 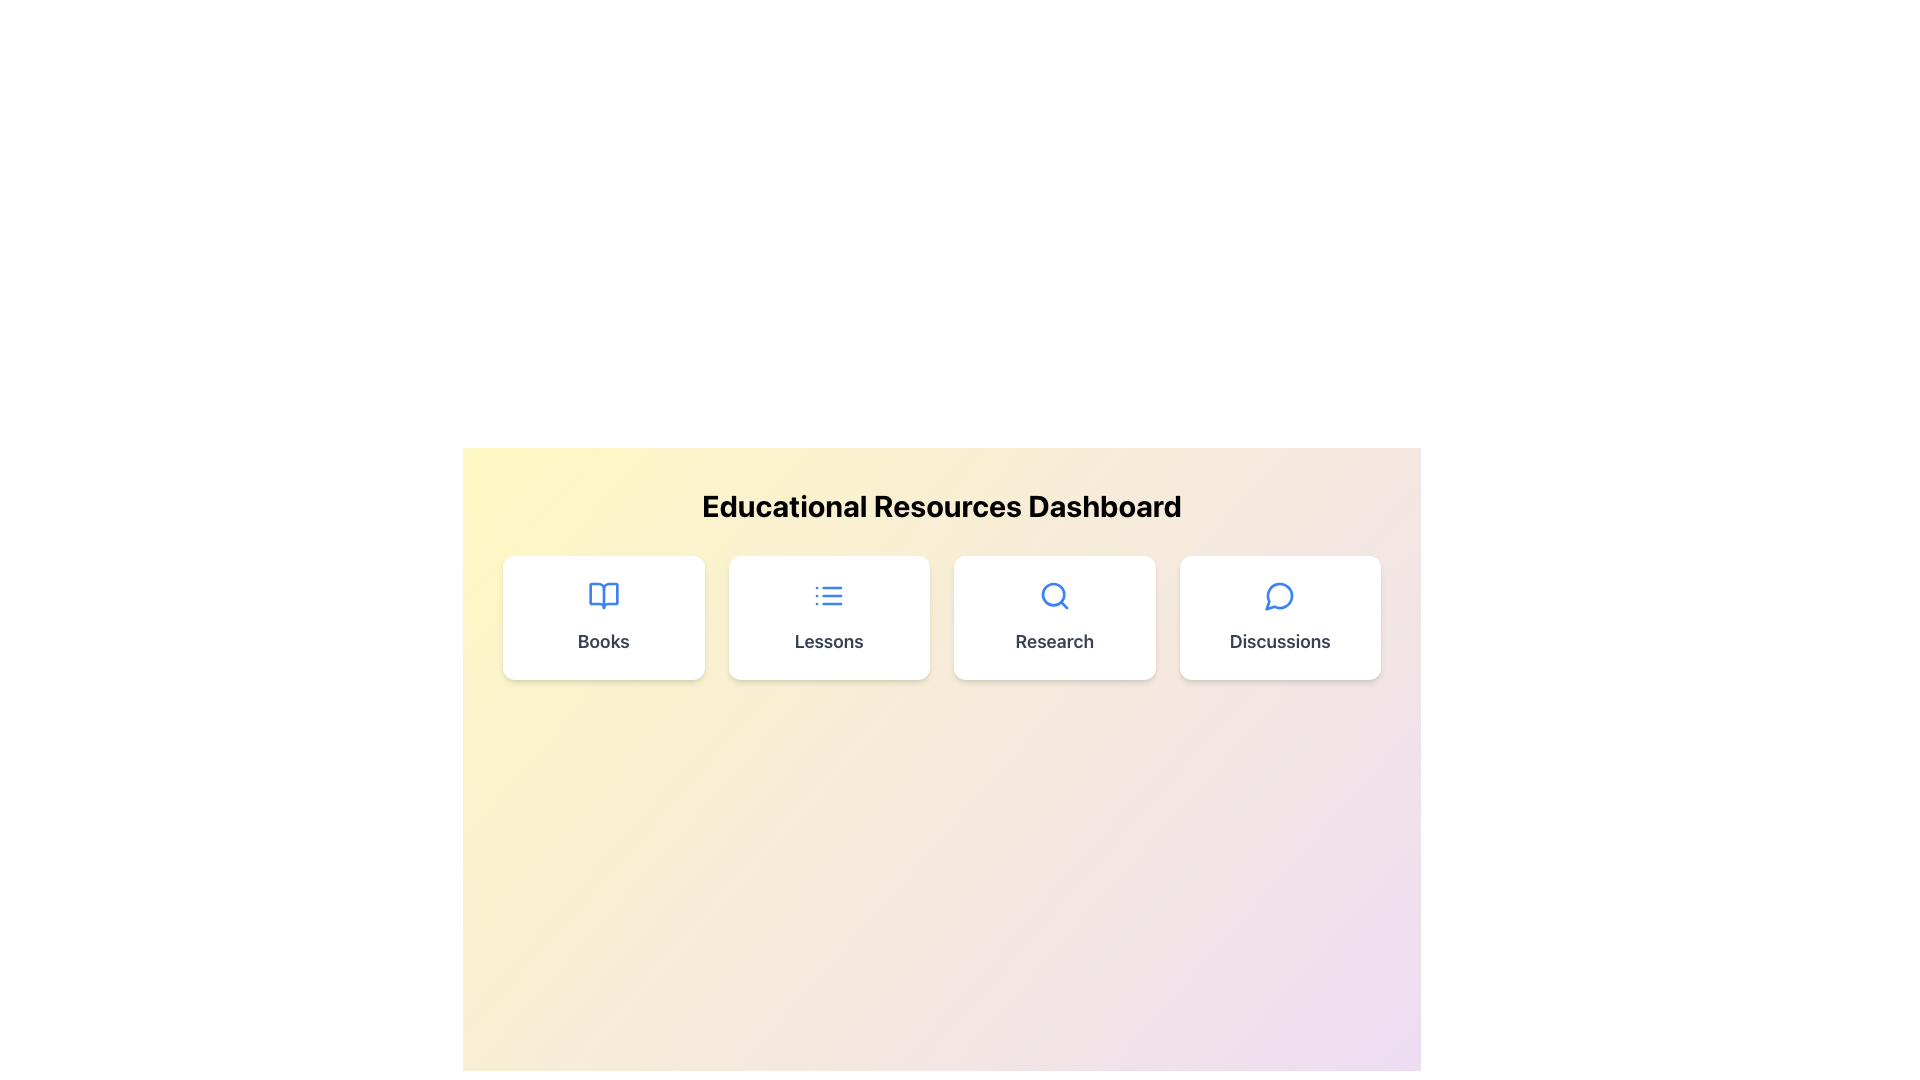 What do you see at coordinates (1280, 595) in the screenshot?
I see `the message bubble icon located within the 'Discussions' card, which is the last card in a horizontal row under the 'Educational Resources Dashboard'` at bounding box center [1280, 595].